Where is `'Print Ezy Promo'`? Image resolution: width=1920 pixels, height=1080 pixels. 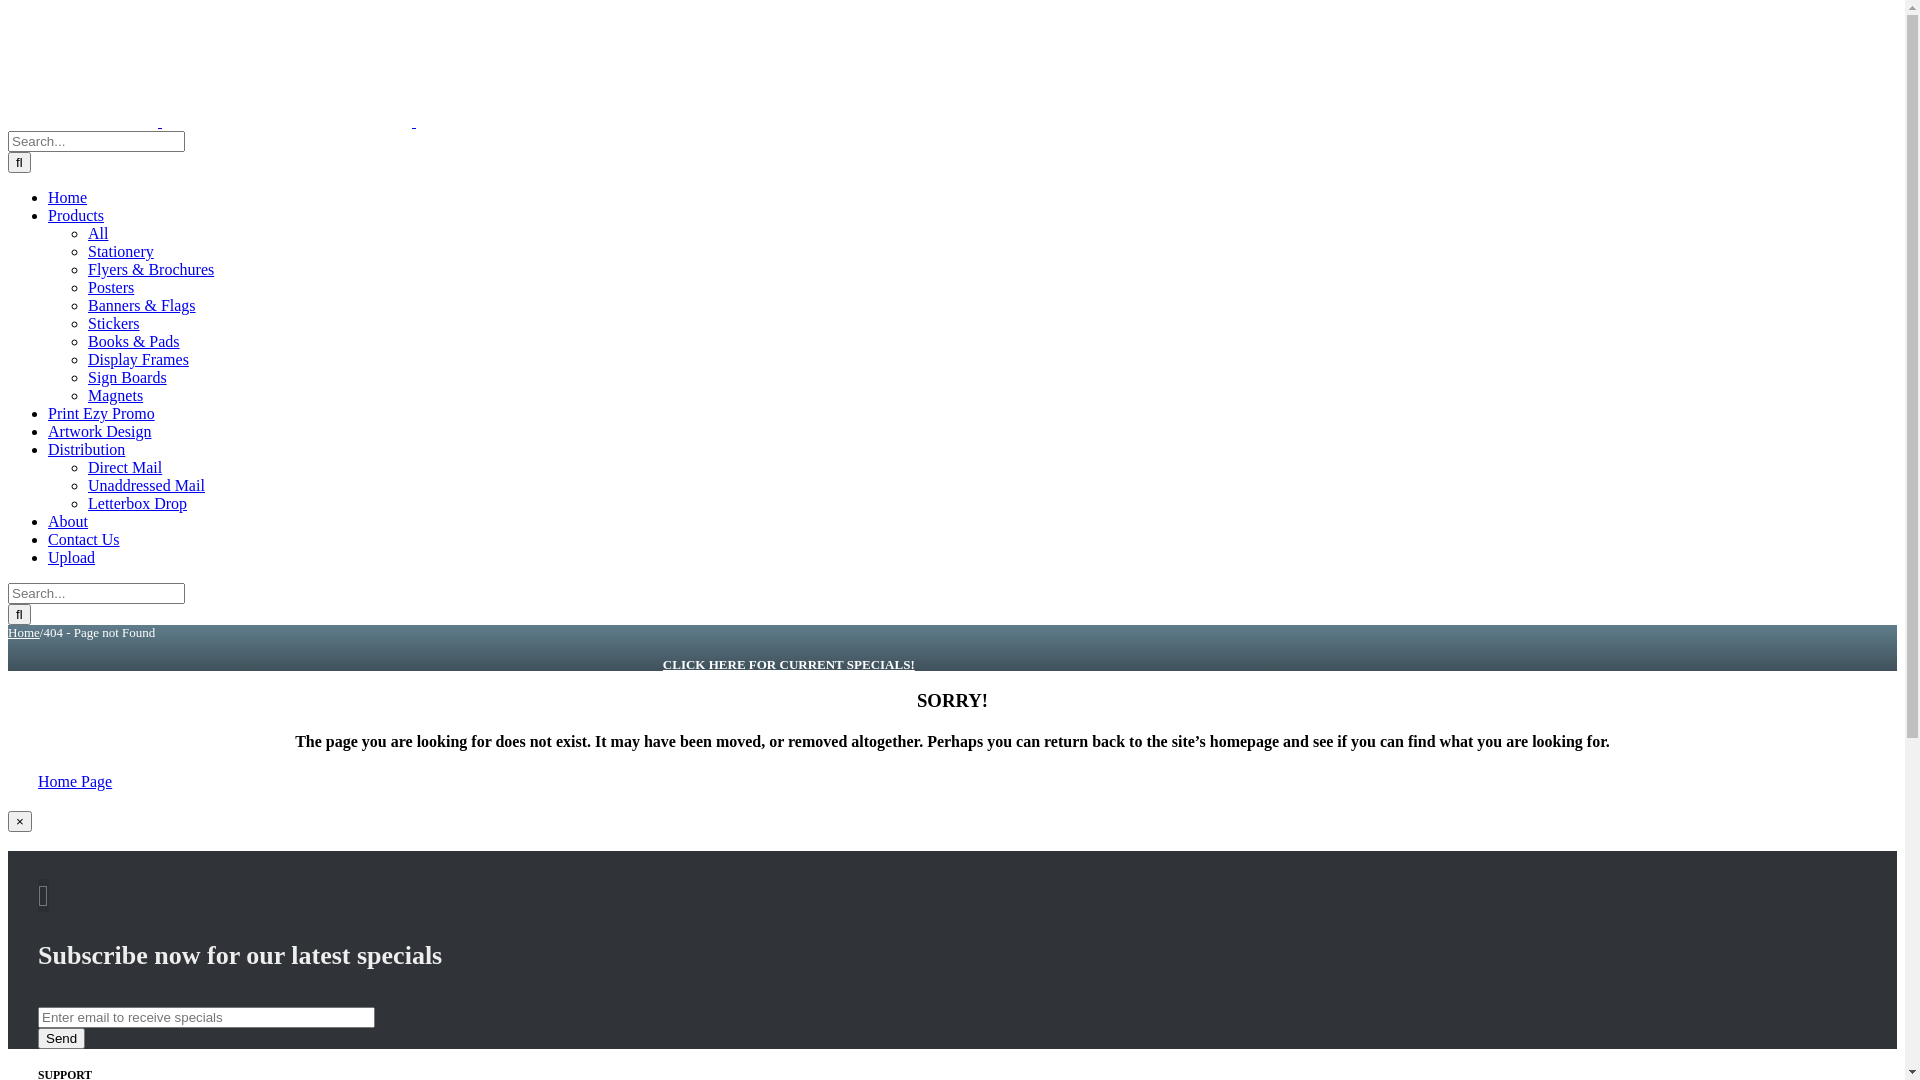
'Print Ezy Promo' is located at coordinates (100, 412).